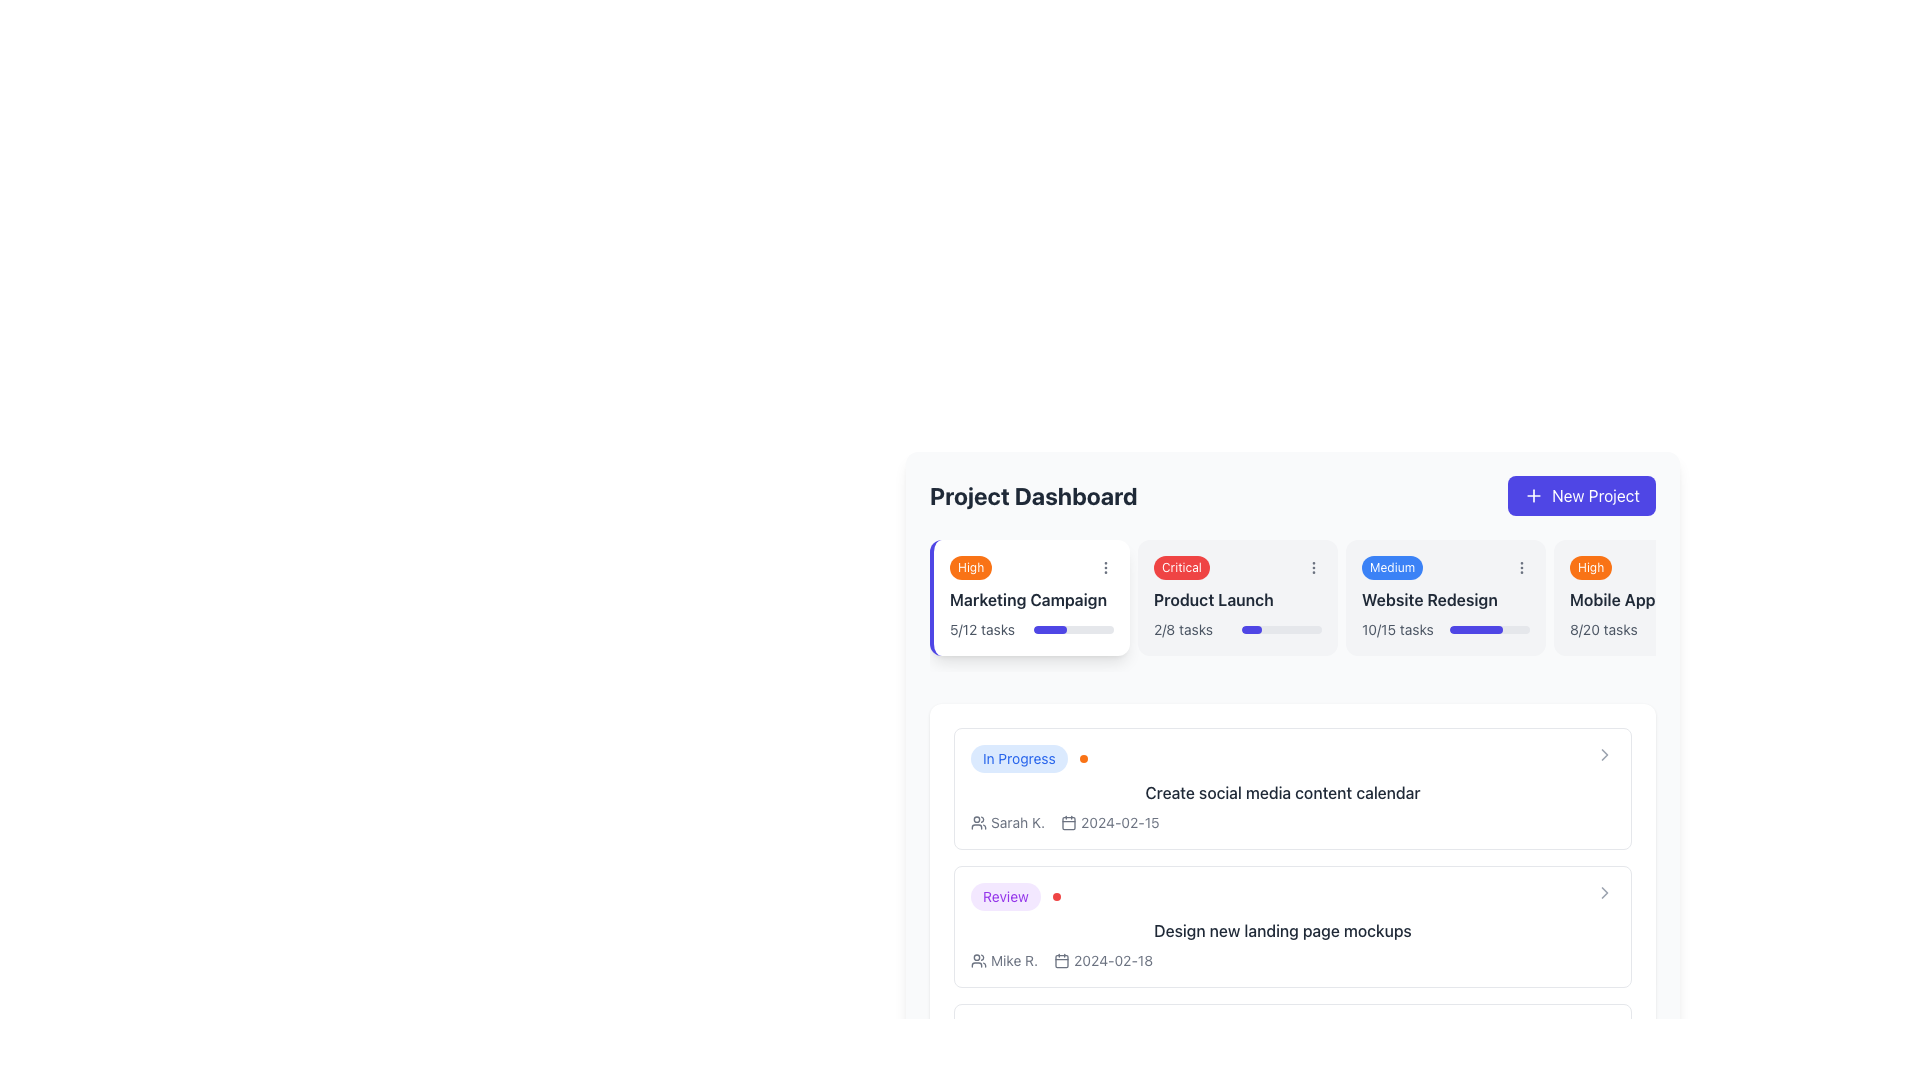 This screenshot has height=1080, width=1920. Describe the element at coordinates (1032, 628) in the screenshot. I see `the Progress indicator displaying '5/12 tasks' within the 'Marketing Campaign' card block` at that location.